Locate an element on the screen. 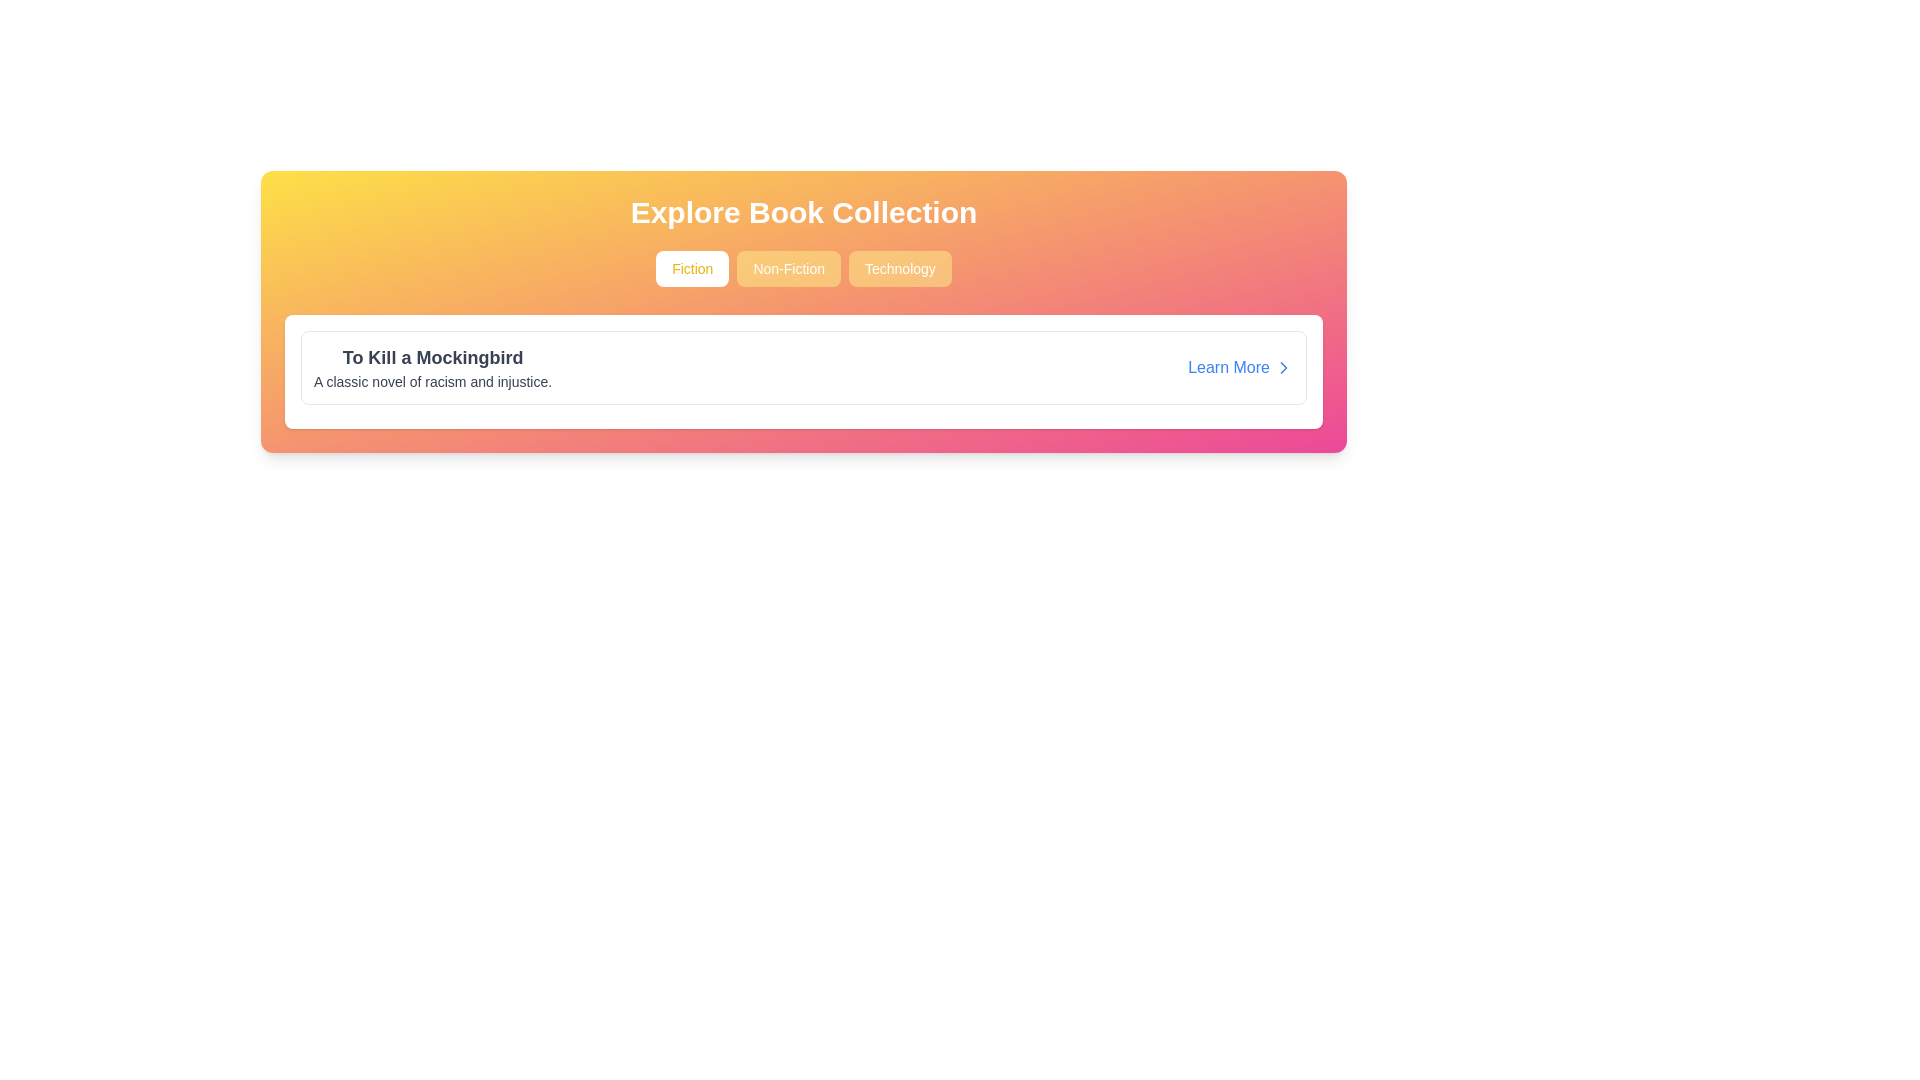 The width and height of the screenshot is (1920, 1080). the navigation icon located near the end of the row associated with the 'Learn More' link is located at coordinates (1283, 367).